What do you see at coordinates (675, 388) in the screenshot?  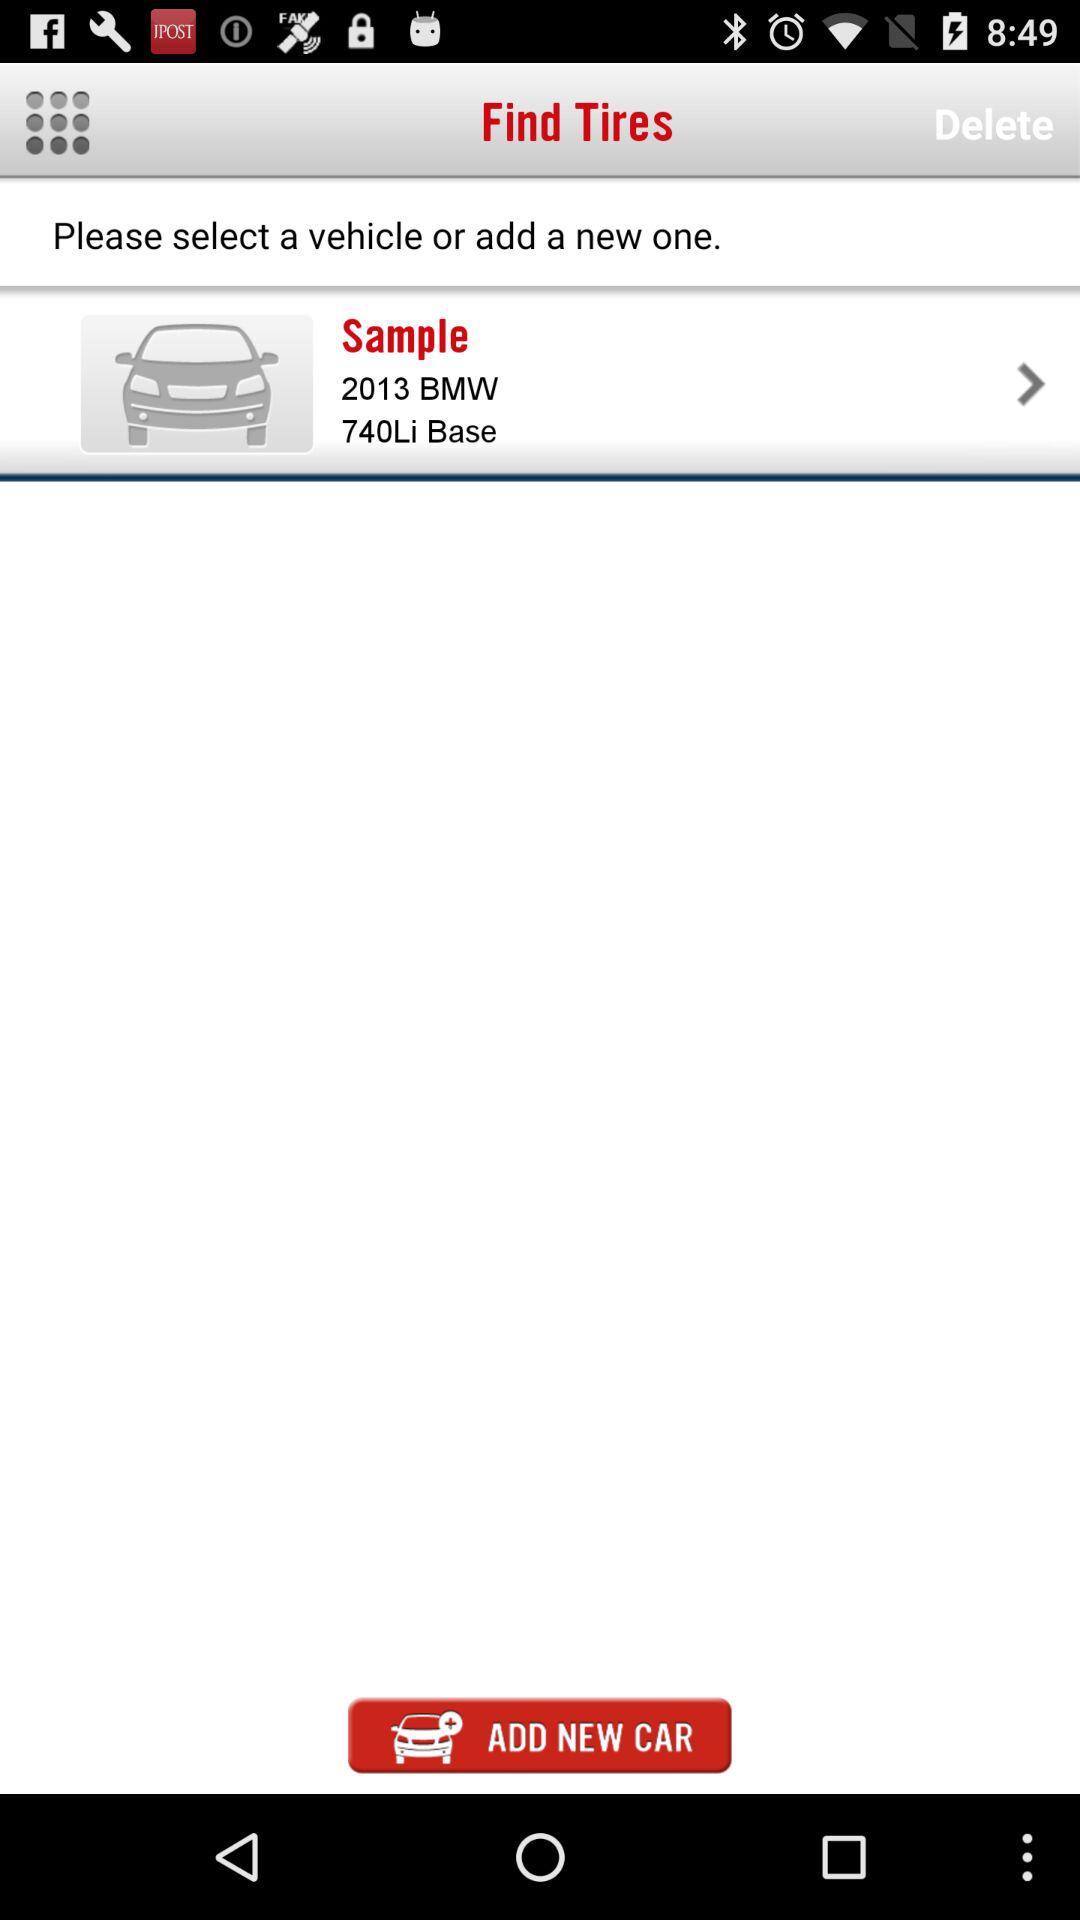 I see `the 2013 bmw` at bounding box center [675, 388].